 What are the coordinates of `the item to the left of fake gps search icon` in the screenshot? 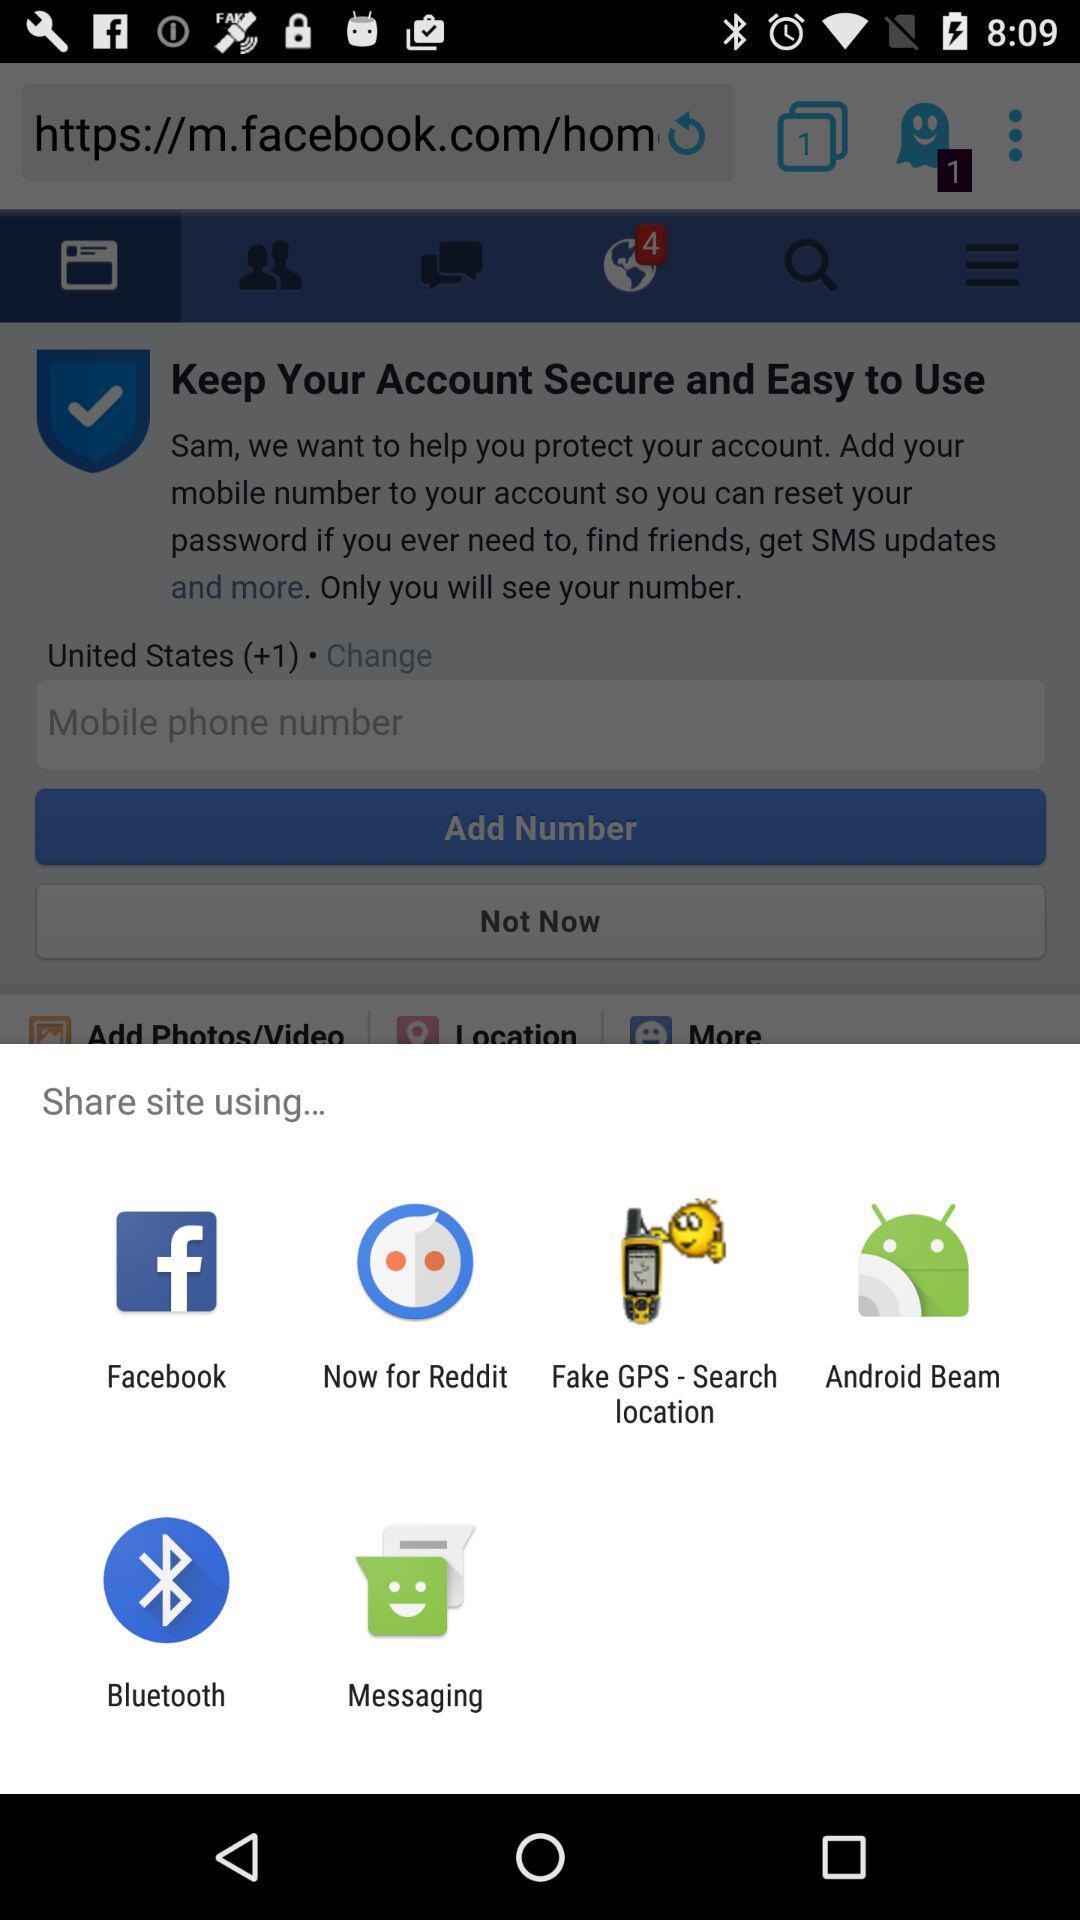 It's located at (414, 1392).